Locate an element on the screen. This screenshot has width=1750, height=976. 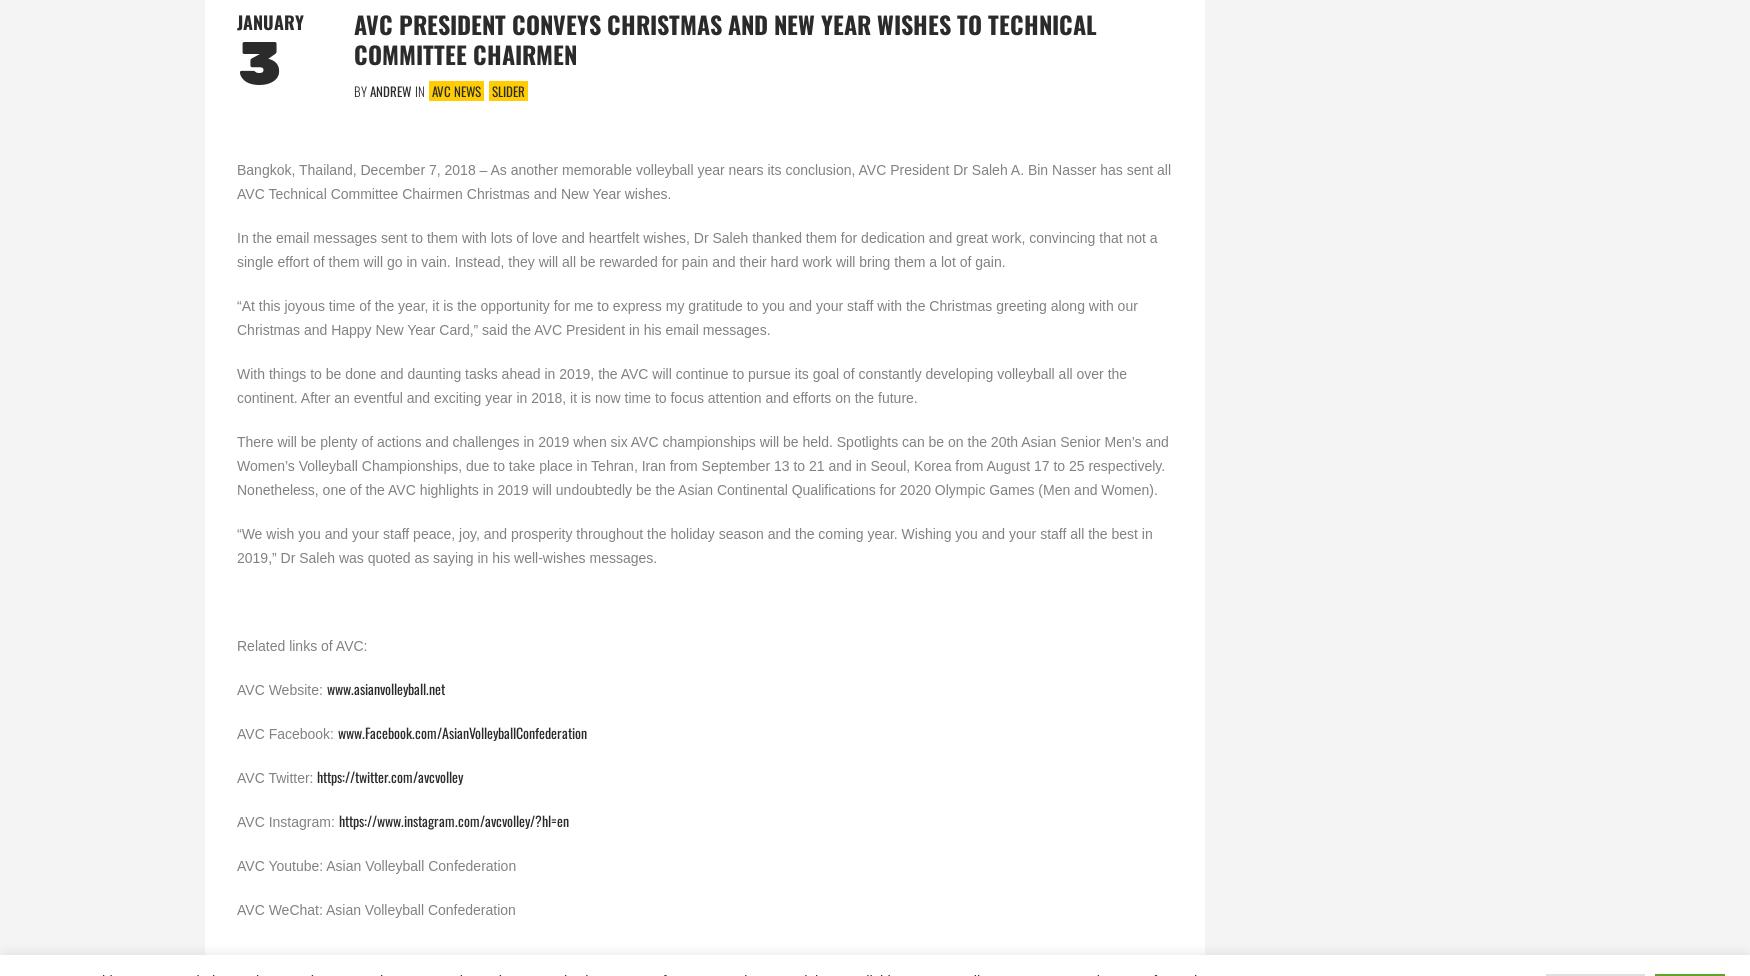
'January' is located at coordinates (236, 20).